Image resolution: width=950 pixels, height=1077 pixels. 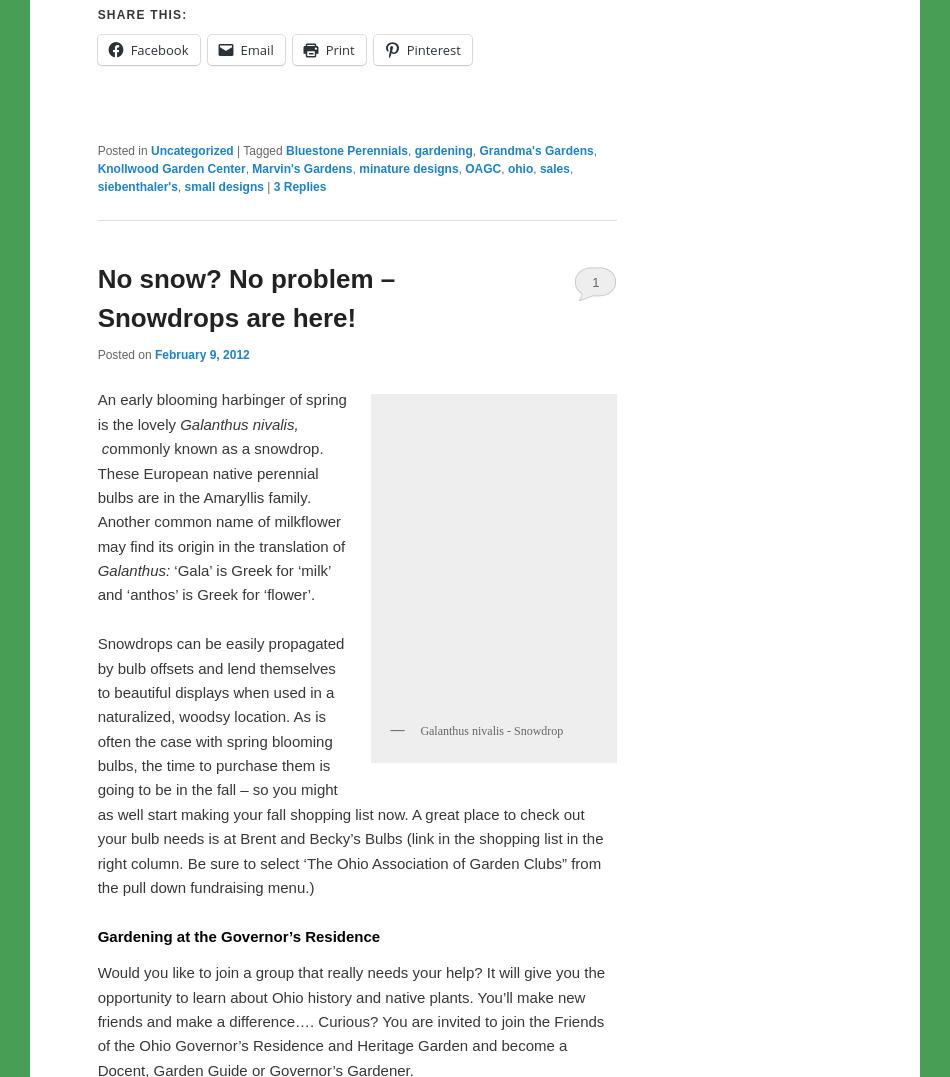 I want to click on 'An early blooming harbinger of spring is the lovely', so click(x=221, y=460).